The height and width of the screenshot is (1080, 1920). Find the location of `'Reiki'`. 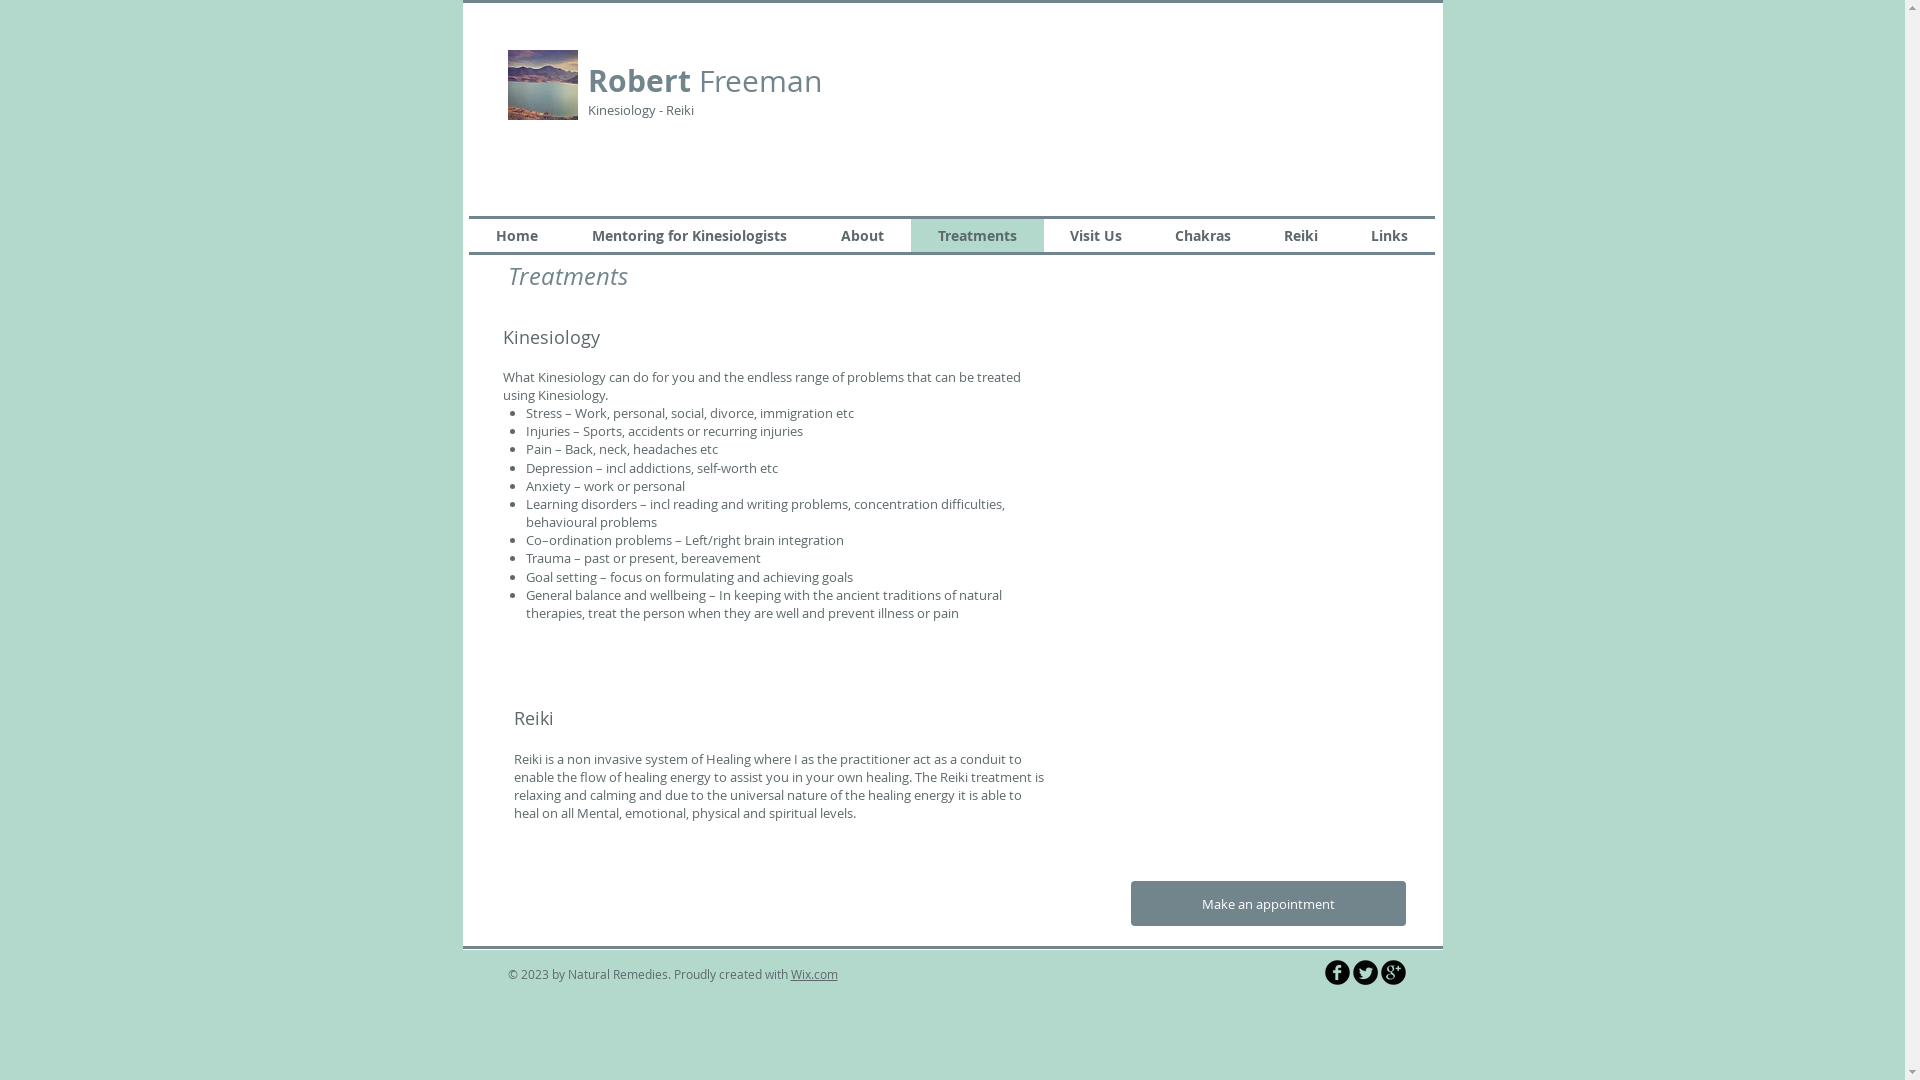

'Reiki' is located at coordinates (1256, 234).